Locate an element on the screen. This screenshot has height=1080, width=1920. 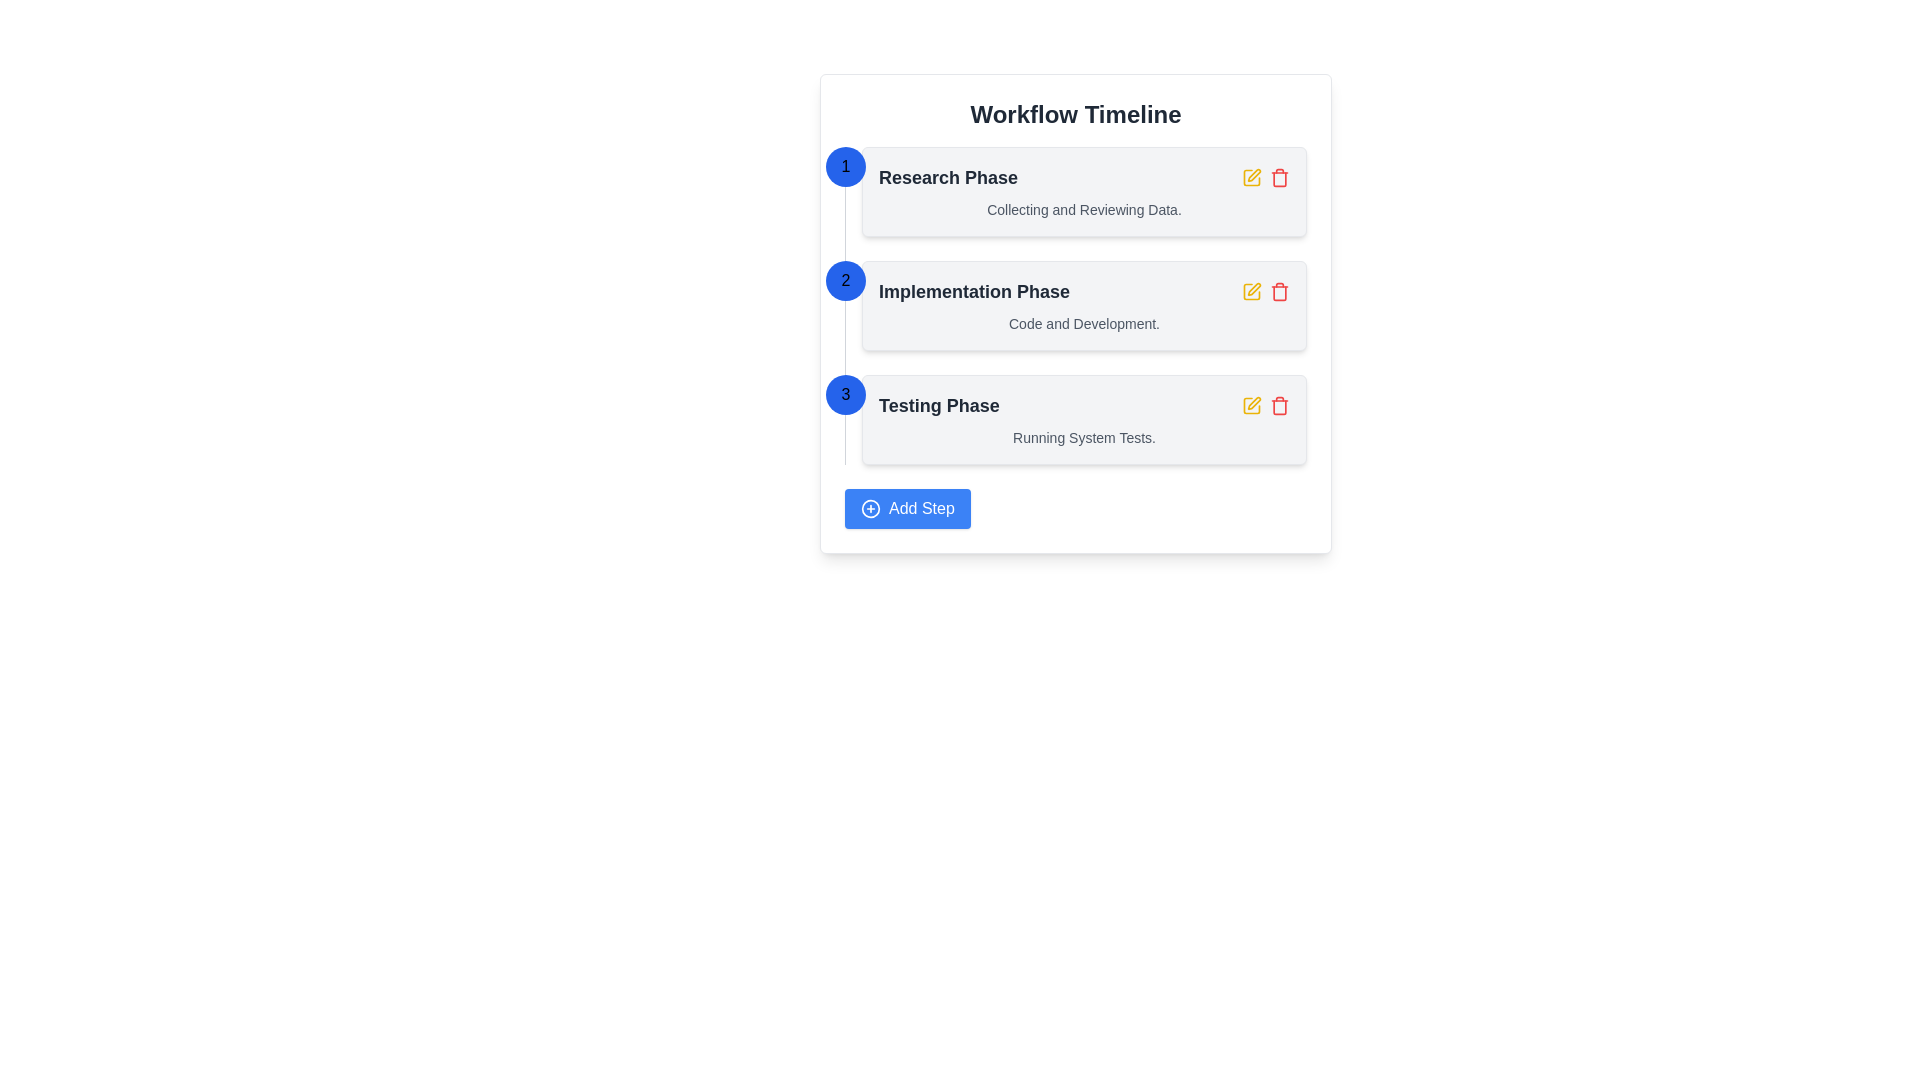
heading element labeled 'Workflow Timeline', which is bold and dark gray, located at the top of the content block is located at coordinates (1074, 115).